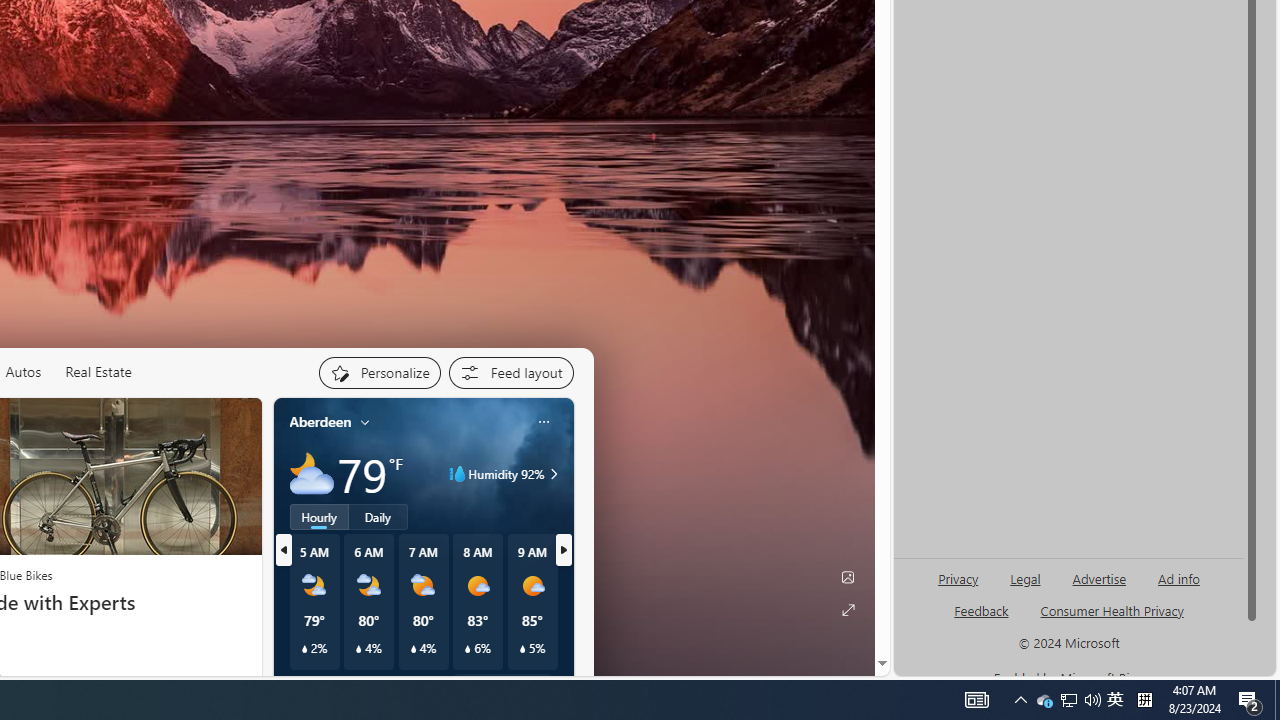 This screenshot has width=1280, height=720. What do you see at coordinates (378, 515) in the screenshot?
I see `'Daily'` at bounding box center [378, 515].